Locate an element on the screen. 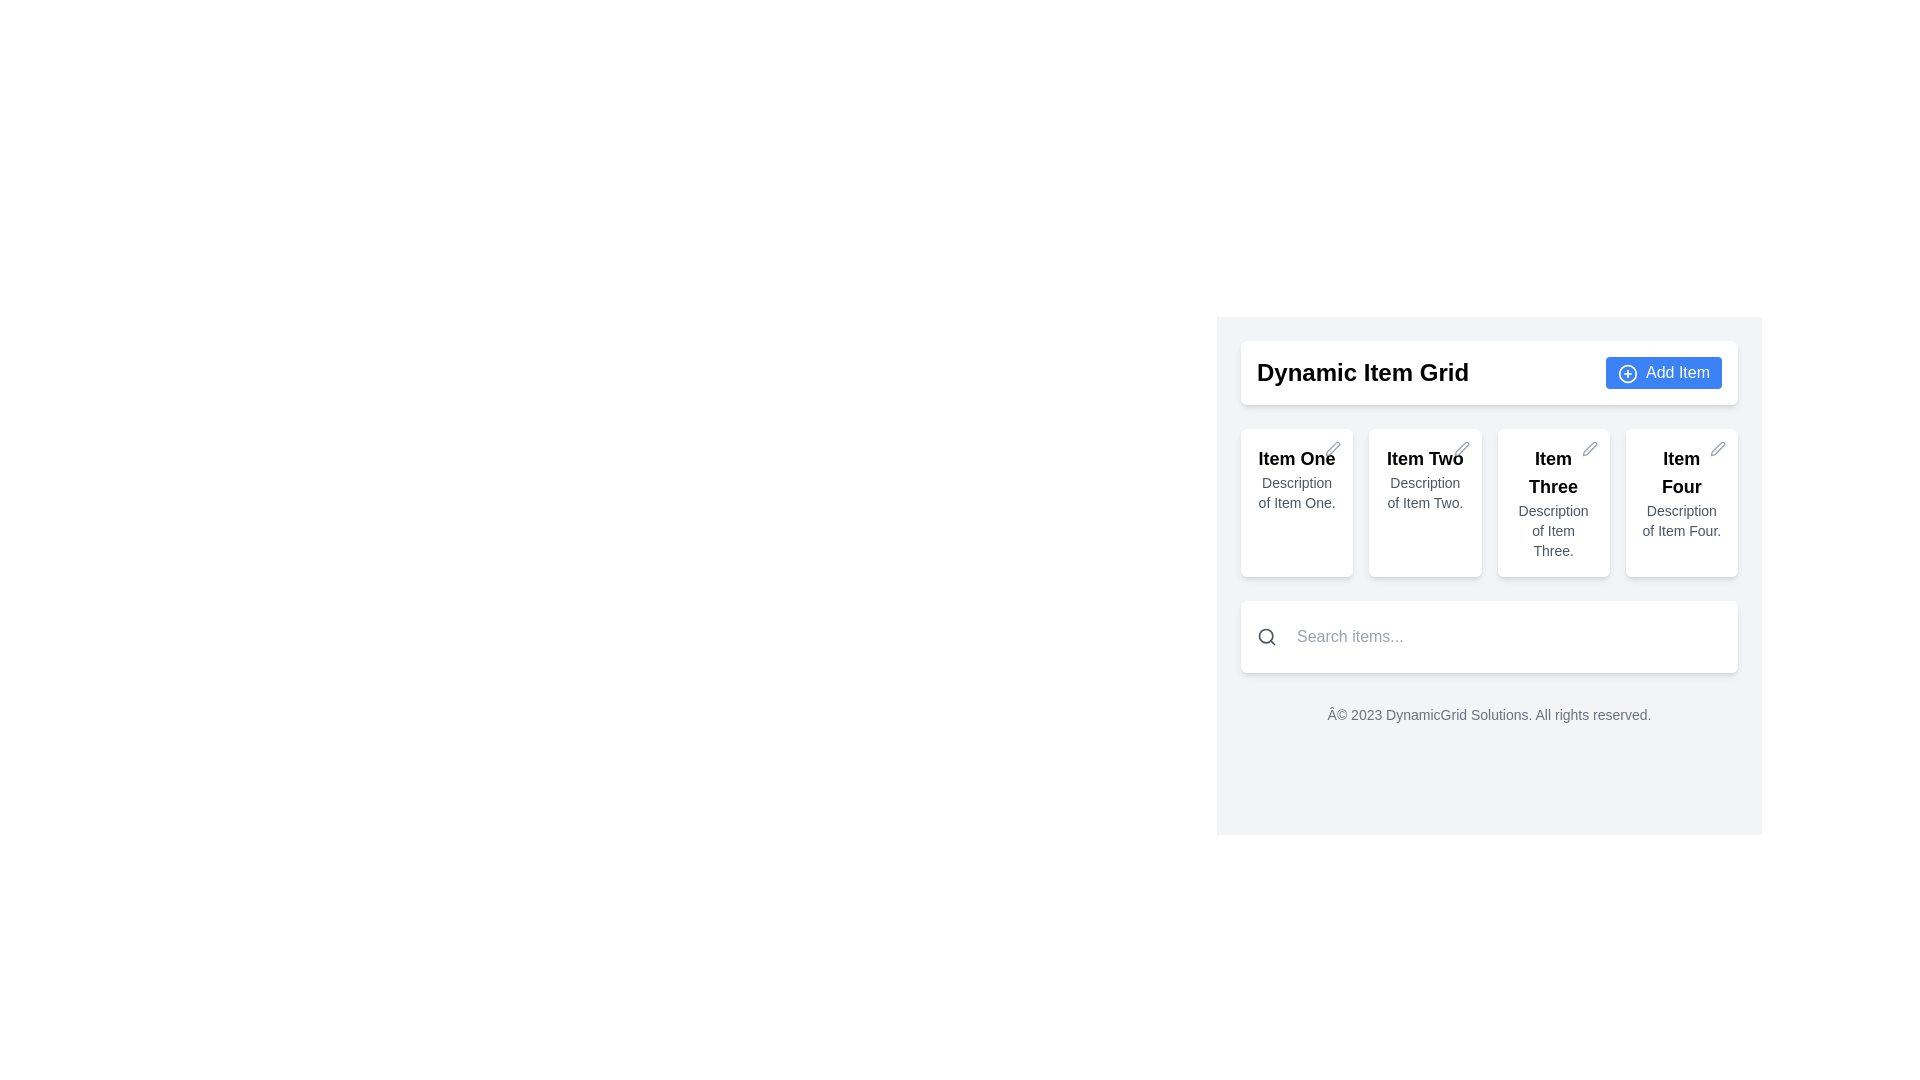 This screenshot has height=1080, width=1920. the text label displaying 'Item Four', which is styled with bold and larger font size, located in the top-left corner of the fourth card in a horizontal grid layout is located at coordinates (1680, 473).